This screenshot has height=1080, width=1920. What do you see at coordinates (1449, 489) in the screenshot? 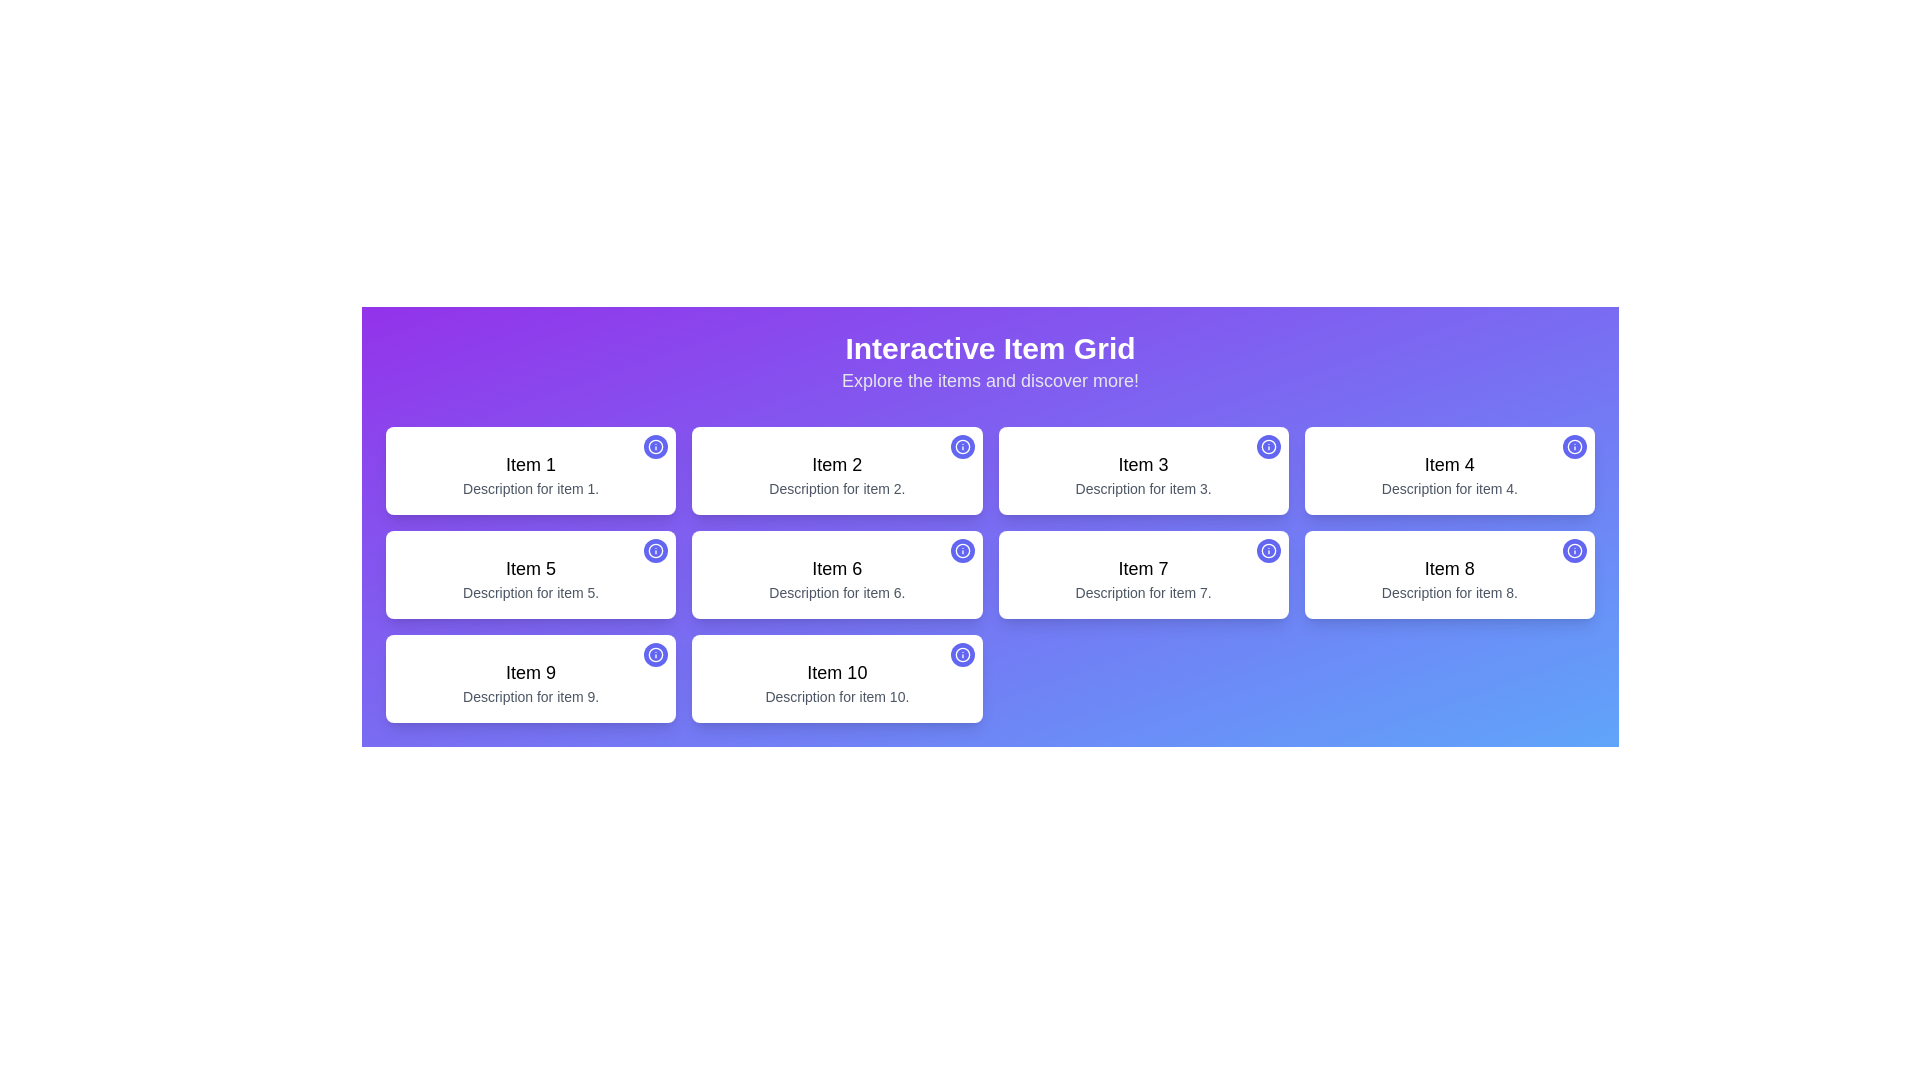
I see `the textual description element located below the title 'Item 4' within the white card for 'Item 4' in the grid` at bounding box center [1449, 489].